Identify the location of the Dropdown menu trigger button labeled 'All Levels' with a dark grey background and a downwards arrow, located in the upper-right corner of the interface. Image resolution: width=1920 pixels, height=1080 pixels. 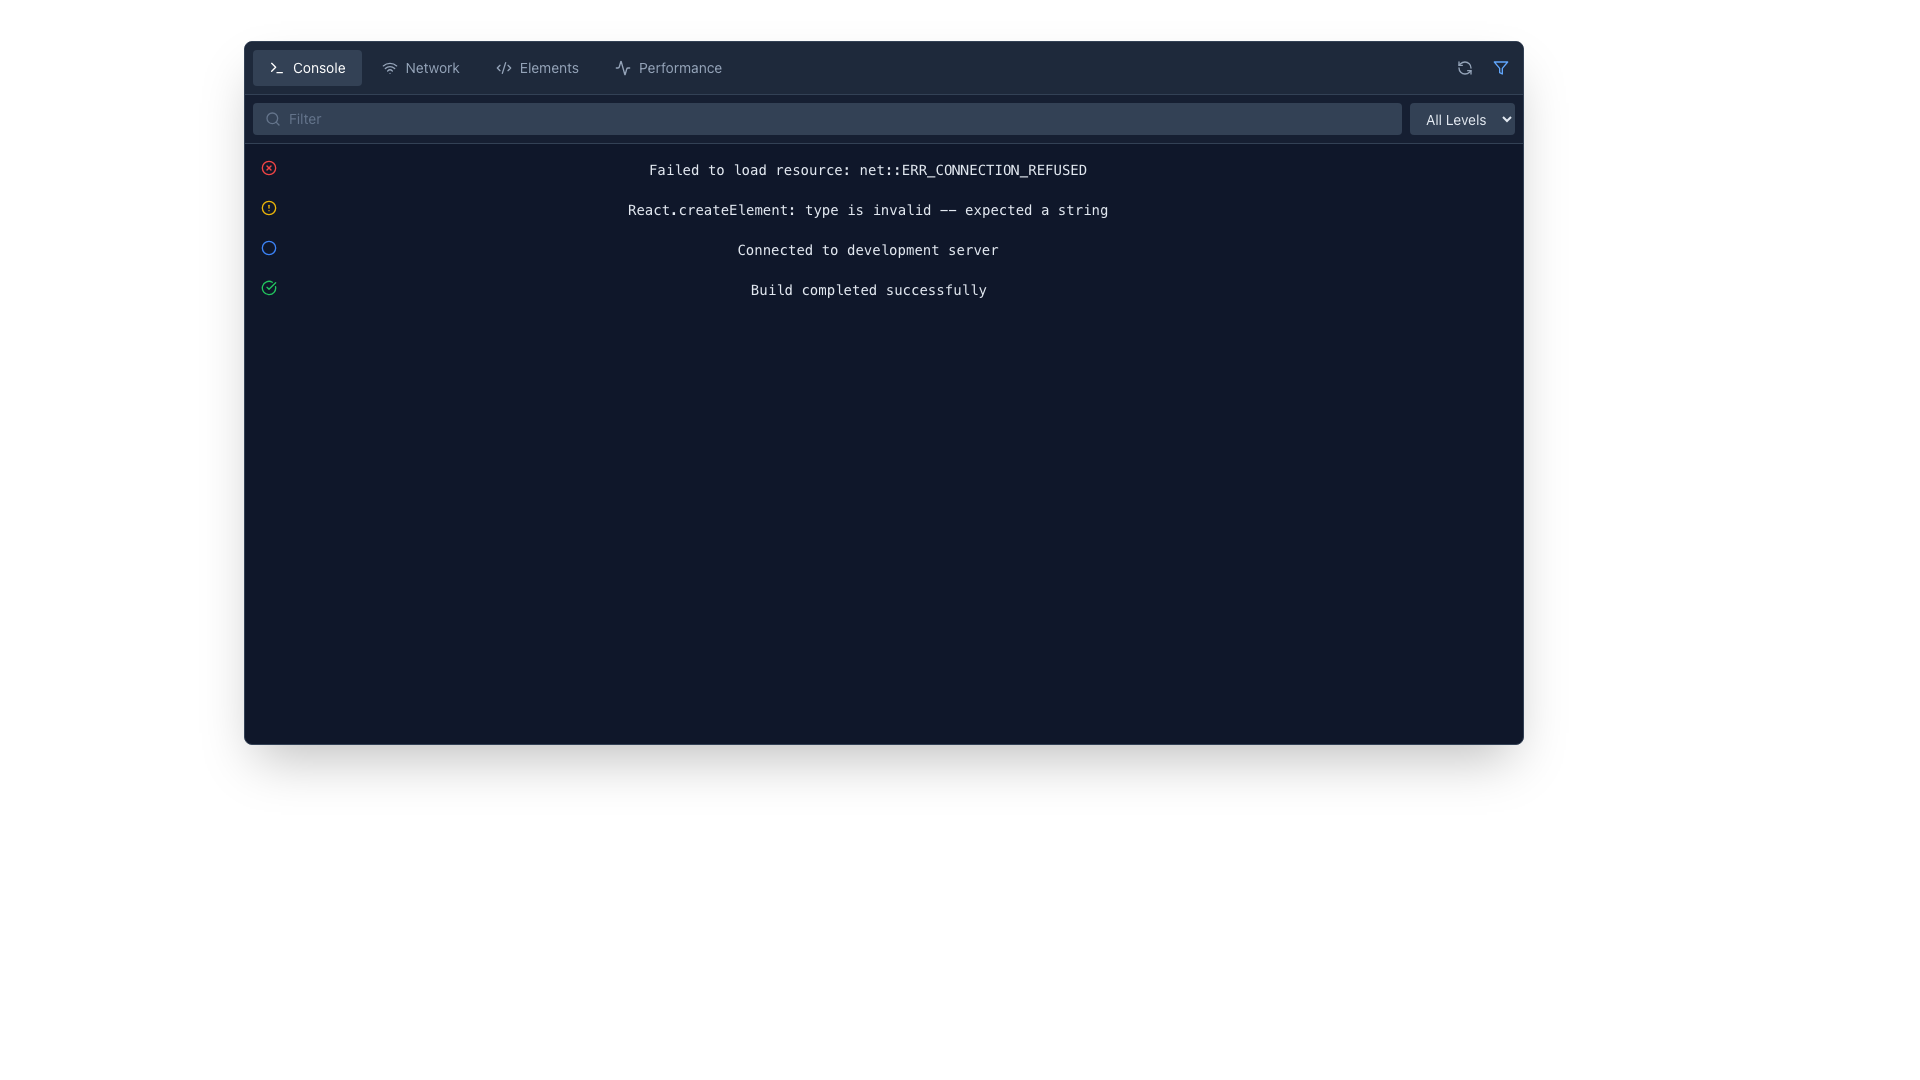
(1462, 119).